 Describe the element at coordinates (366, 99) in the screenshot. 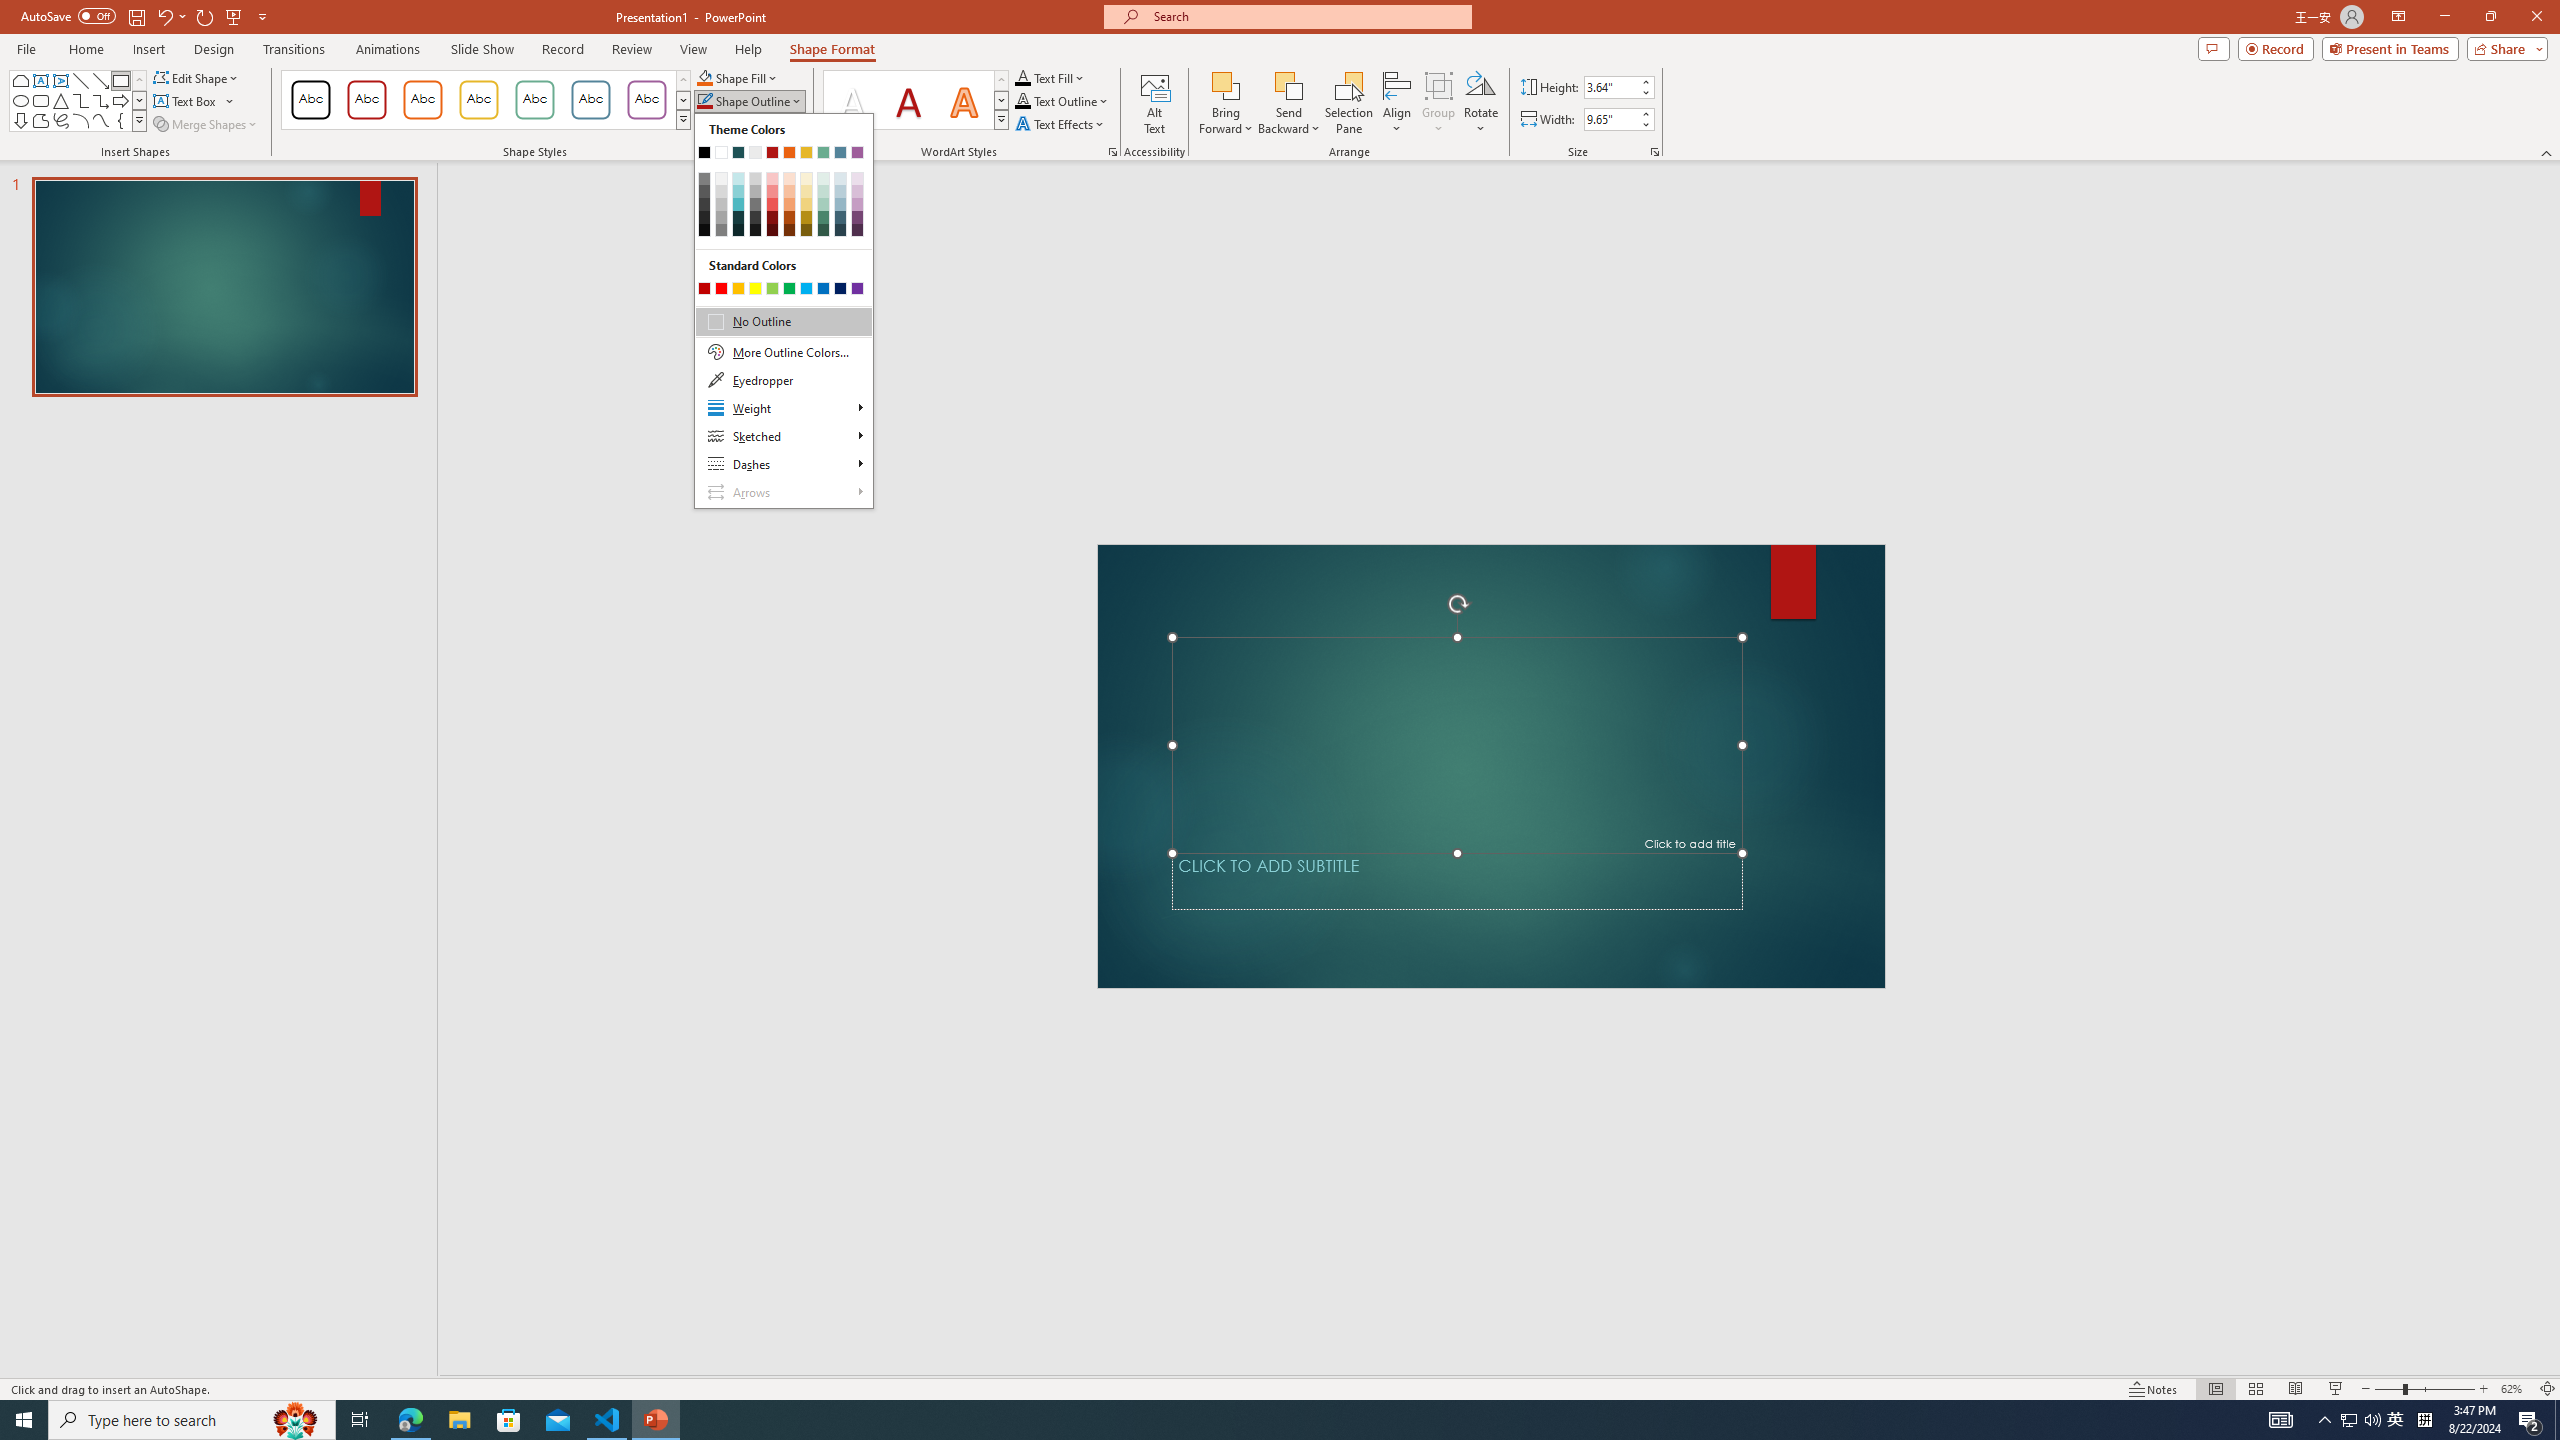

I see `'Colored Outline - Dark Red, Accent 1'` at that location.